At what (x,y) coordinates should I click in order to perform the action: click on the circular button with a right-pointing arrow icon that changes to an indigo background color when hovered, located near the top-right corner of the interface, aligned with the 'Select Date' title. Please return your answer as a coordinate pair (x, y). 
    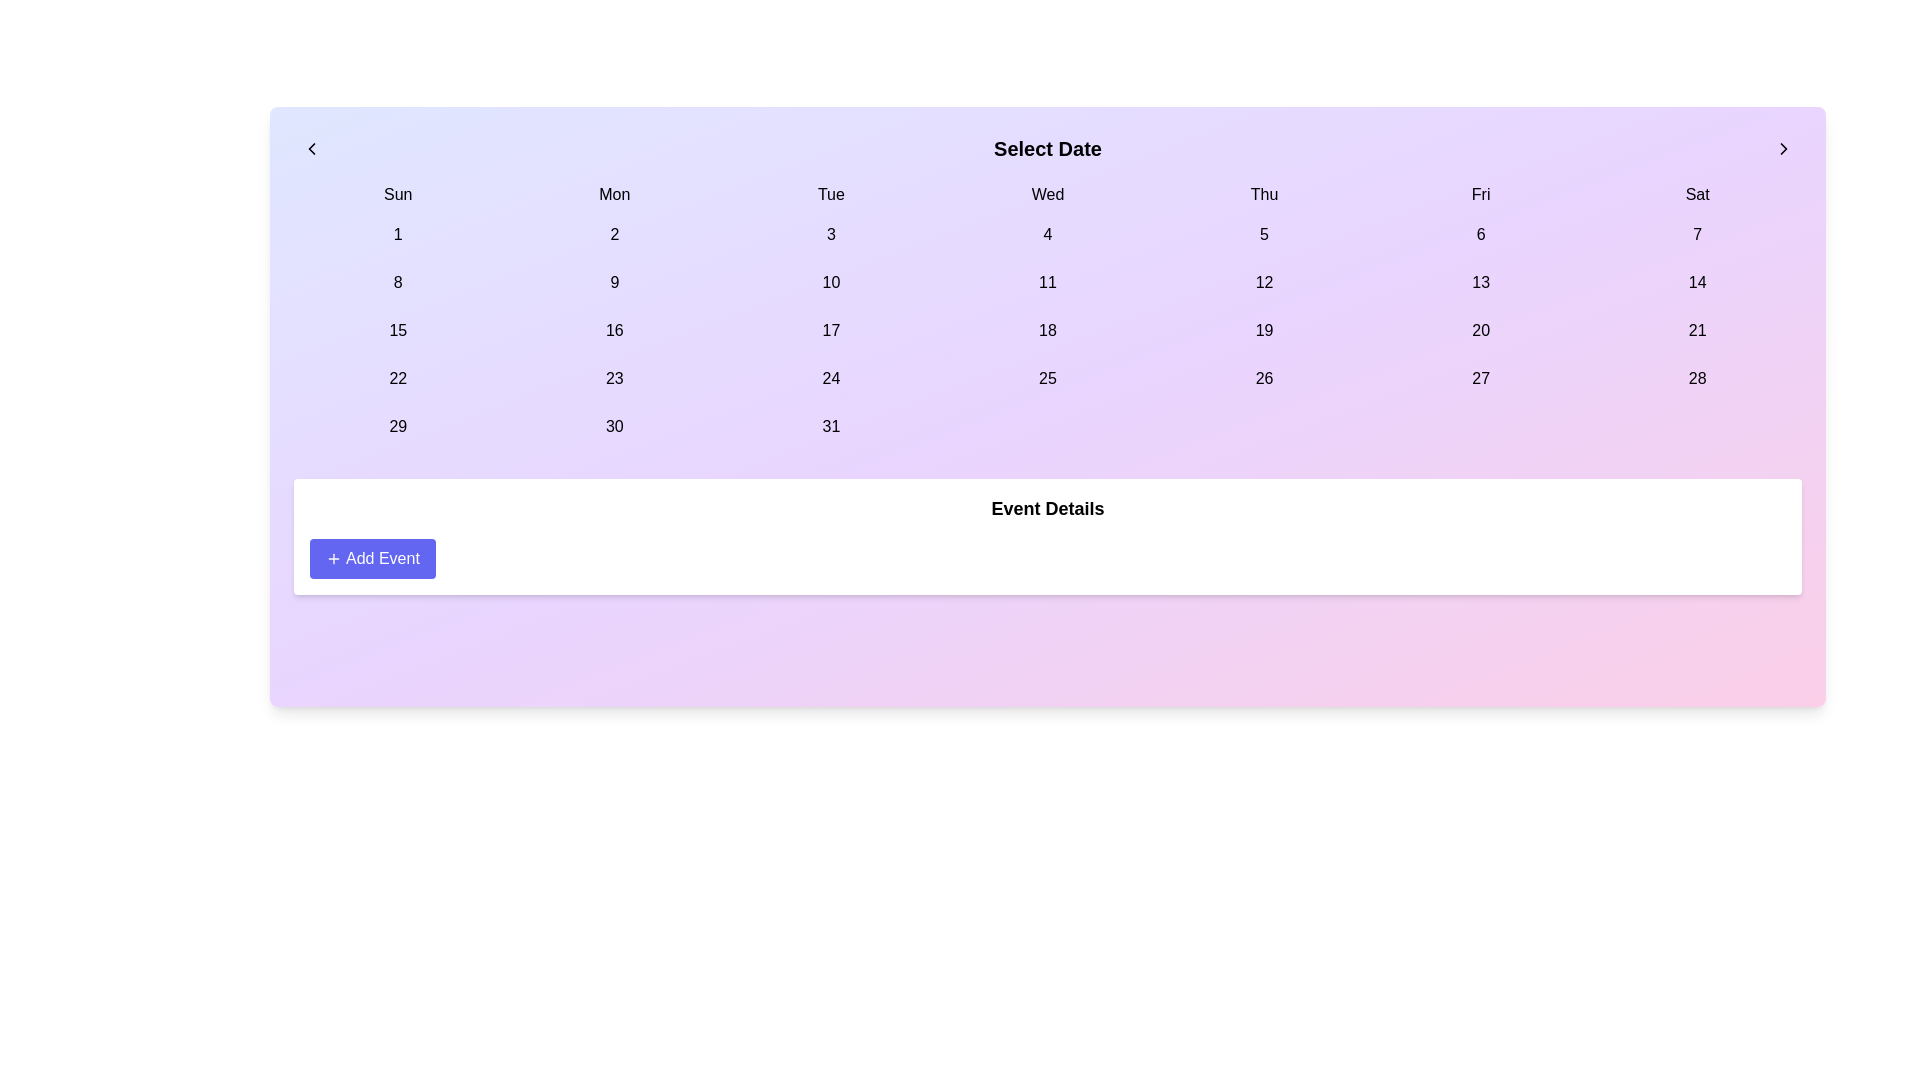
    Looking at the image, I should click on (1784, 148).